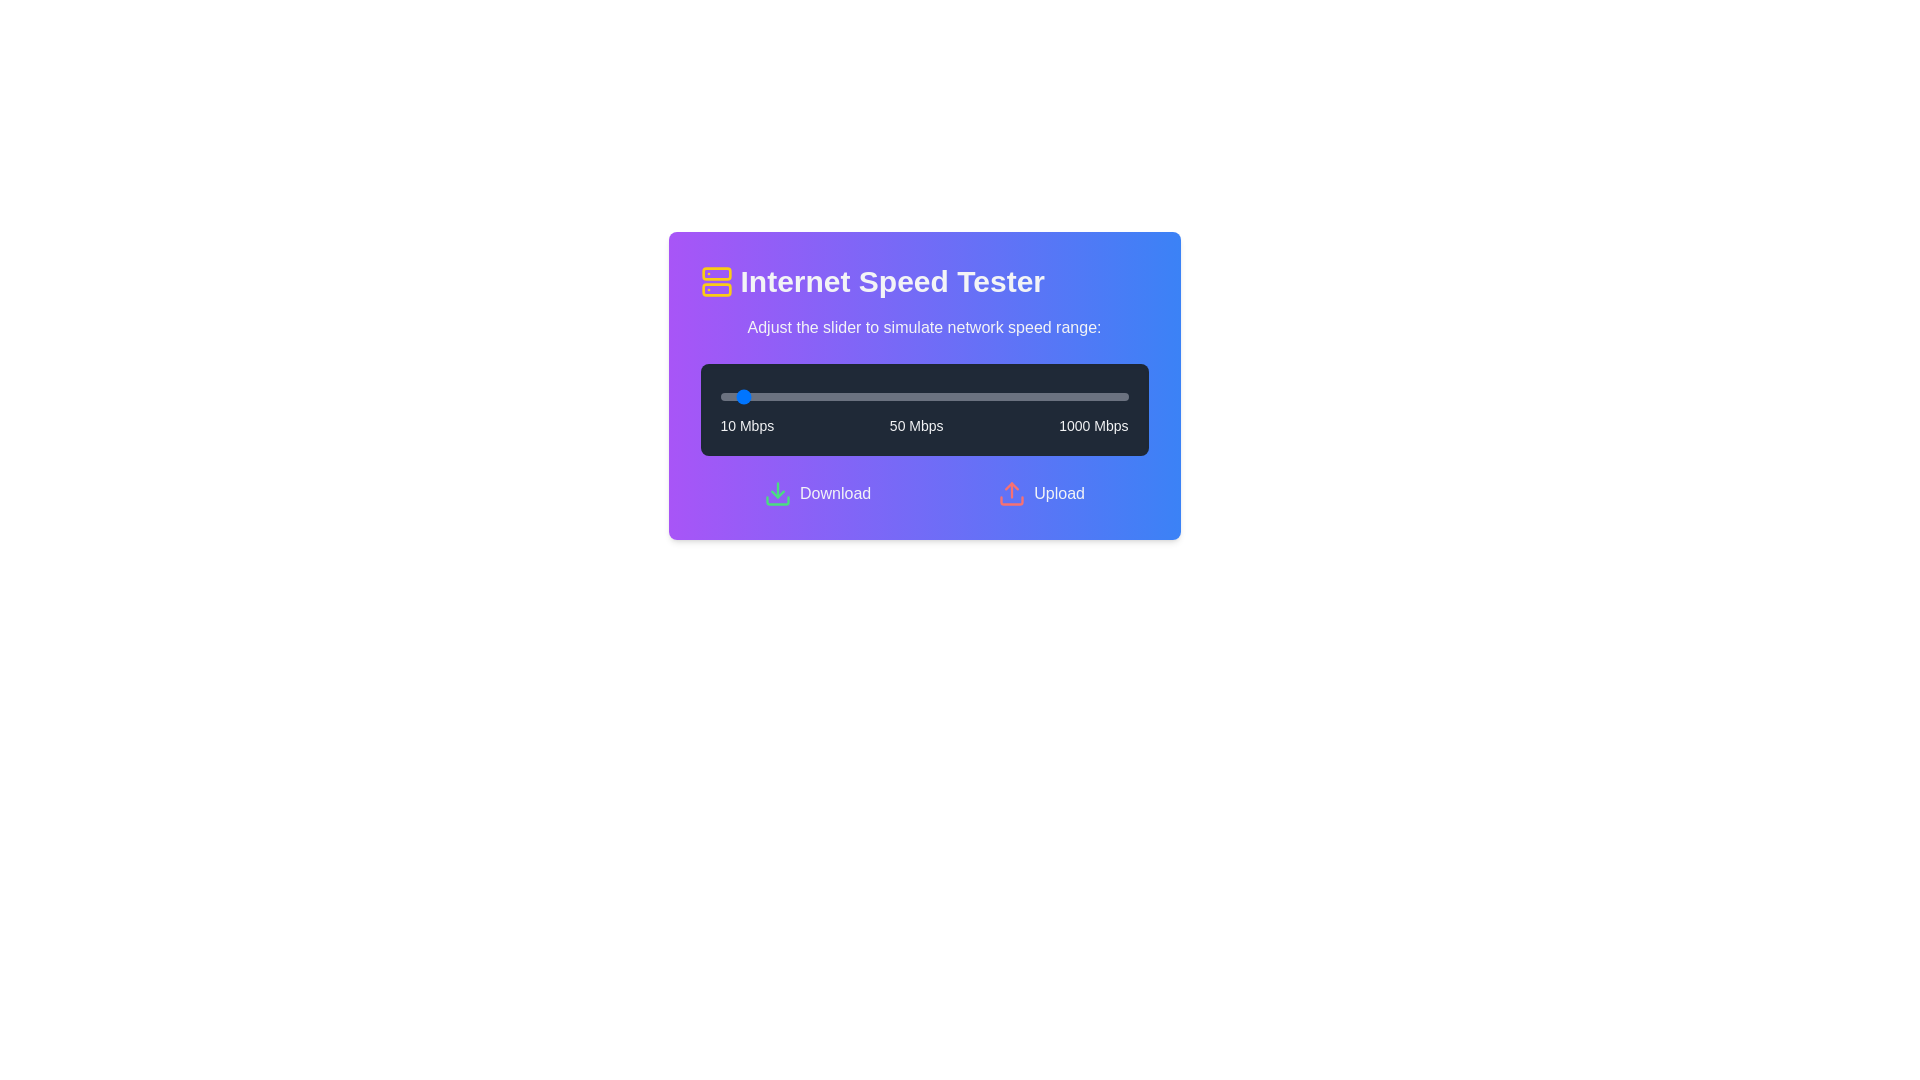 The width and height of the screenshot is (1920, 1080). I want to click on the slider to set the speed to 976 Mbps, so click(1117, 397).